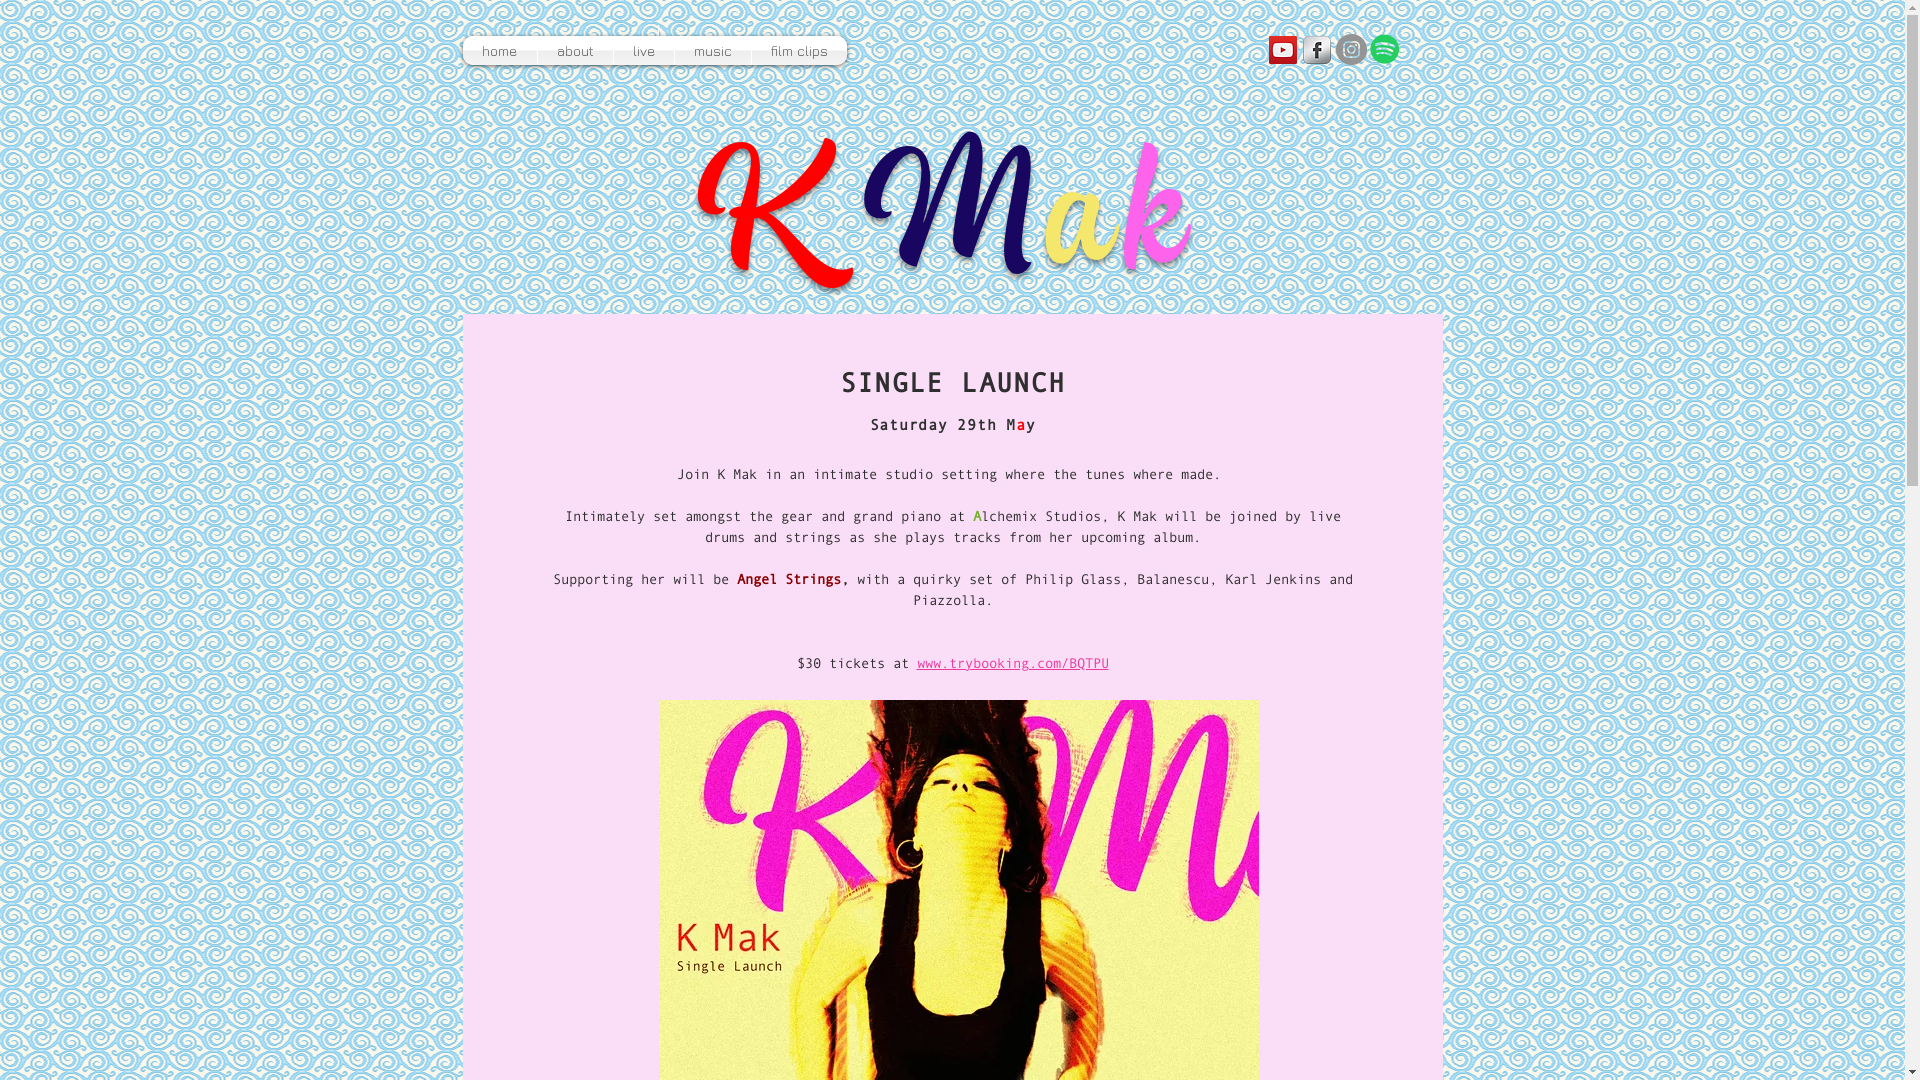  What do you see at coordinates (537, 49) in the screenshot?
I see `'about'` at bounding box center [537, 49].